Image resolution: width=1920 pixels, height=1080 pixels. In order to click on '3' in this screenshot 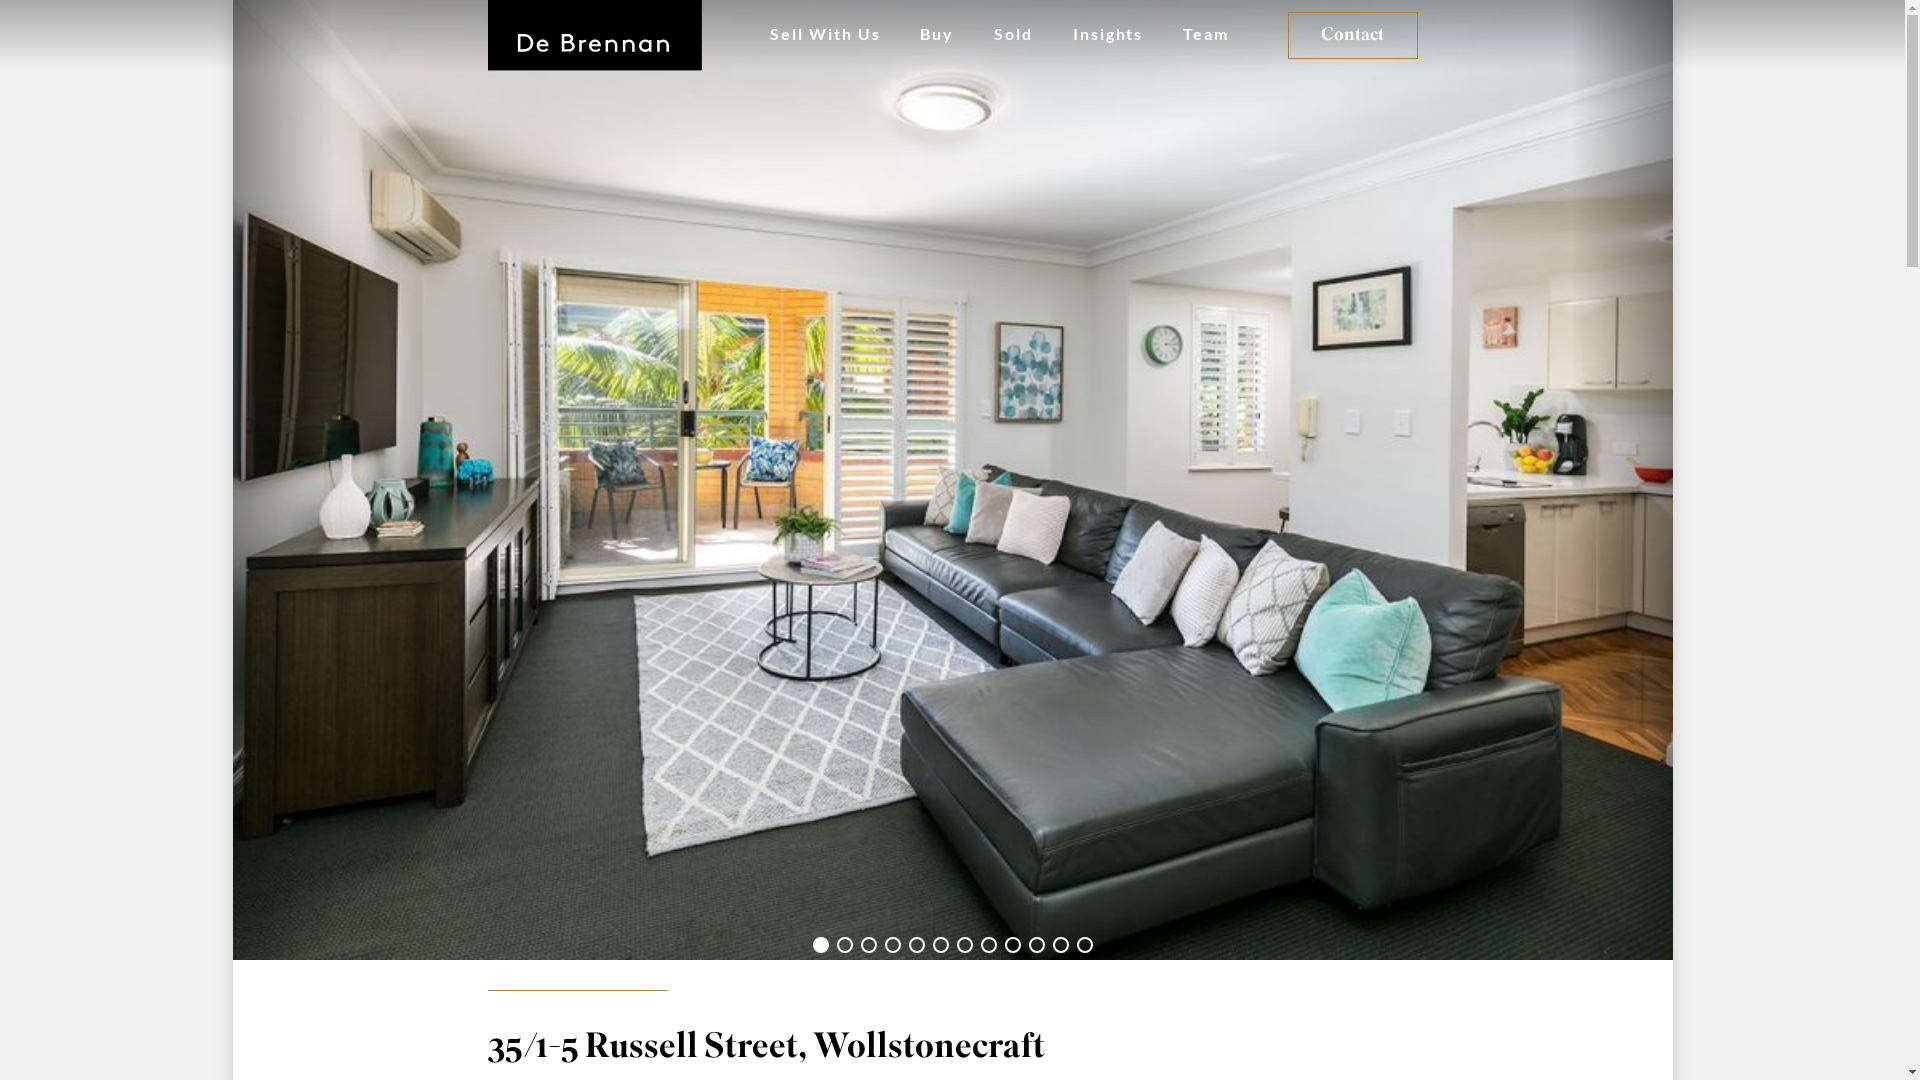, I will do `click(859, 945)`.